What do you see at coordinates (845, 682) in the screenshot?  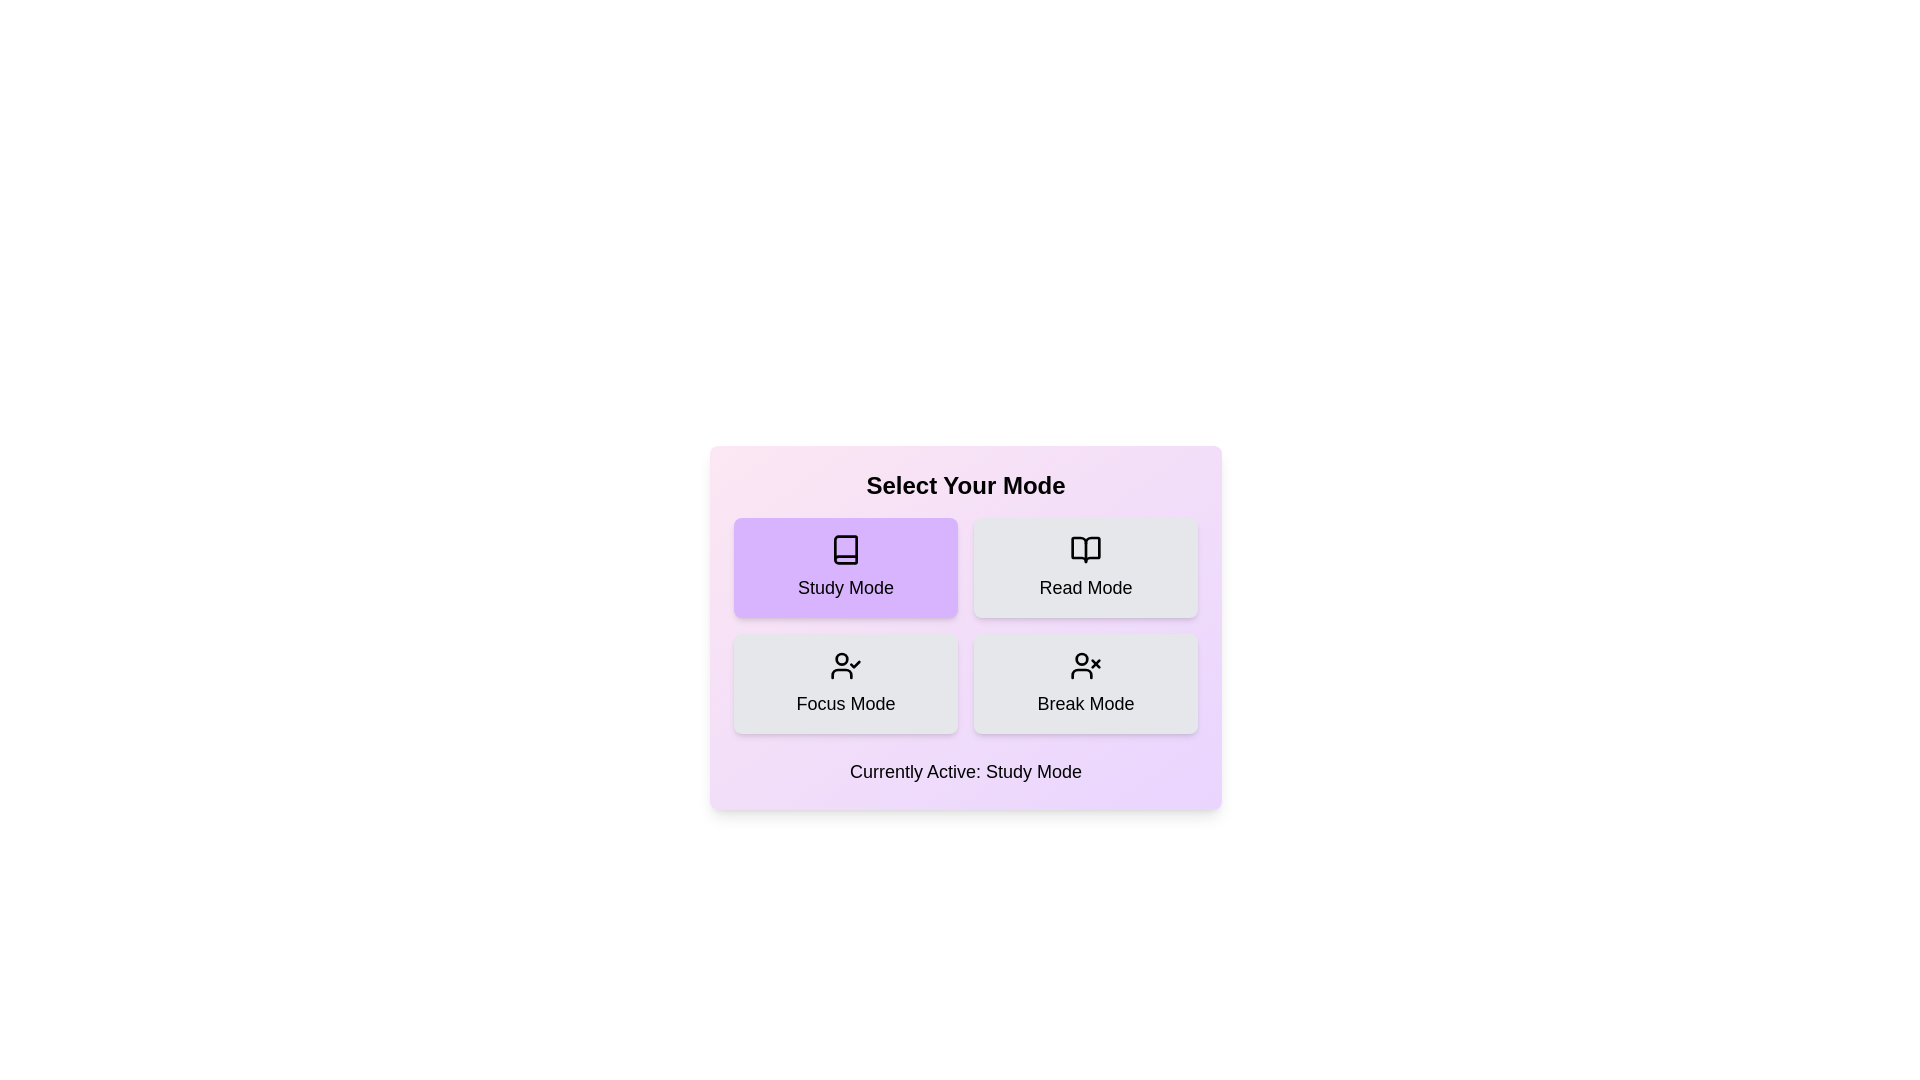 I see `the button corresponding to the desired mode: Focus Mode` at bounding box center [845, 682].